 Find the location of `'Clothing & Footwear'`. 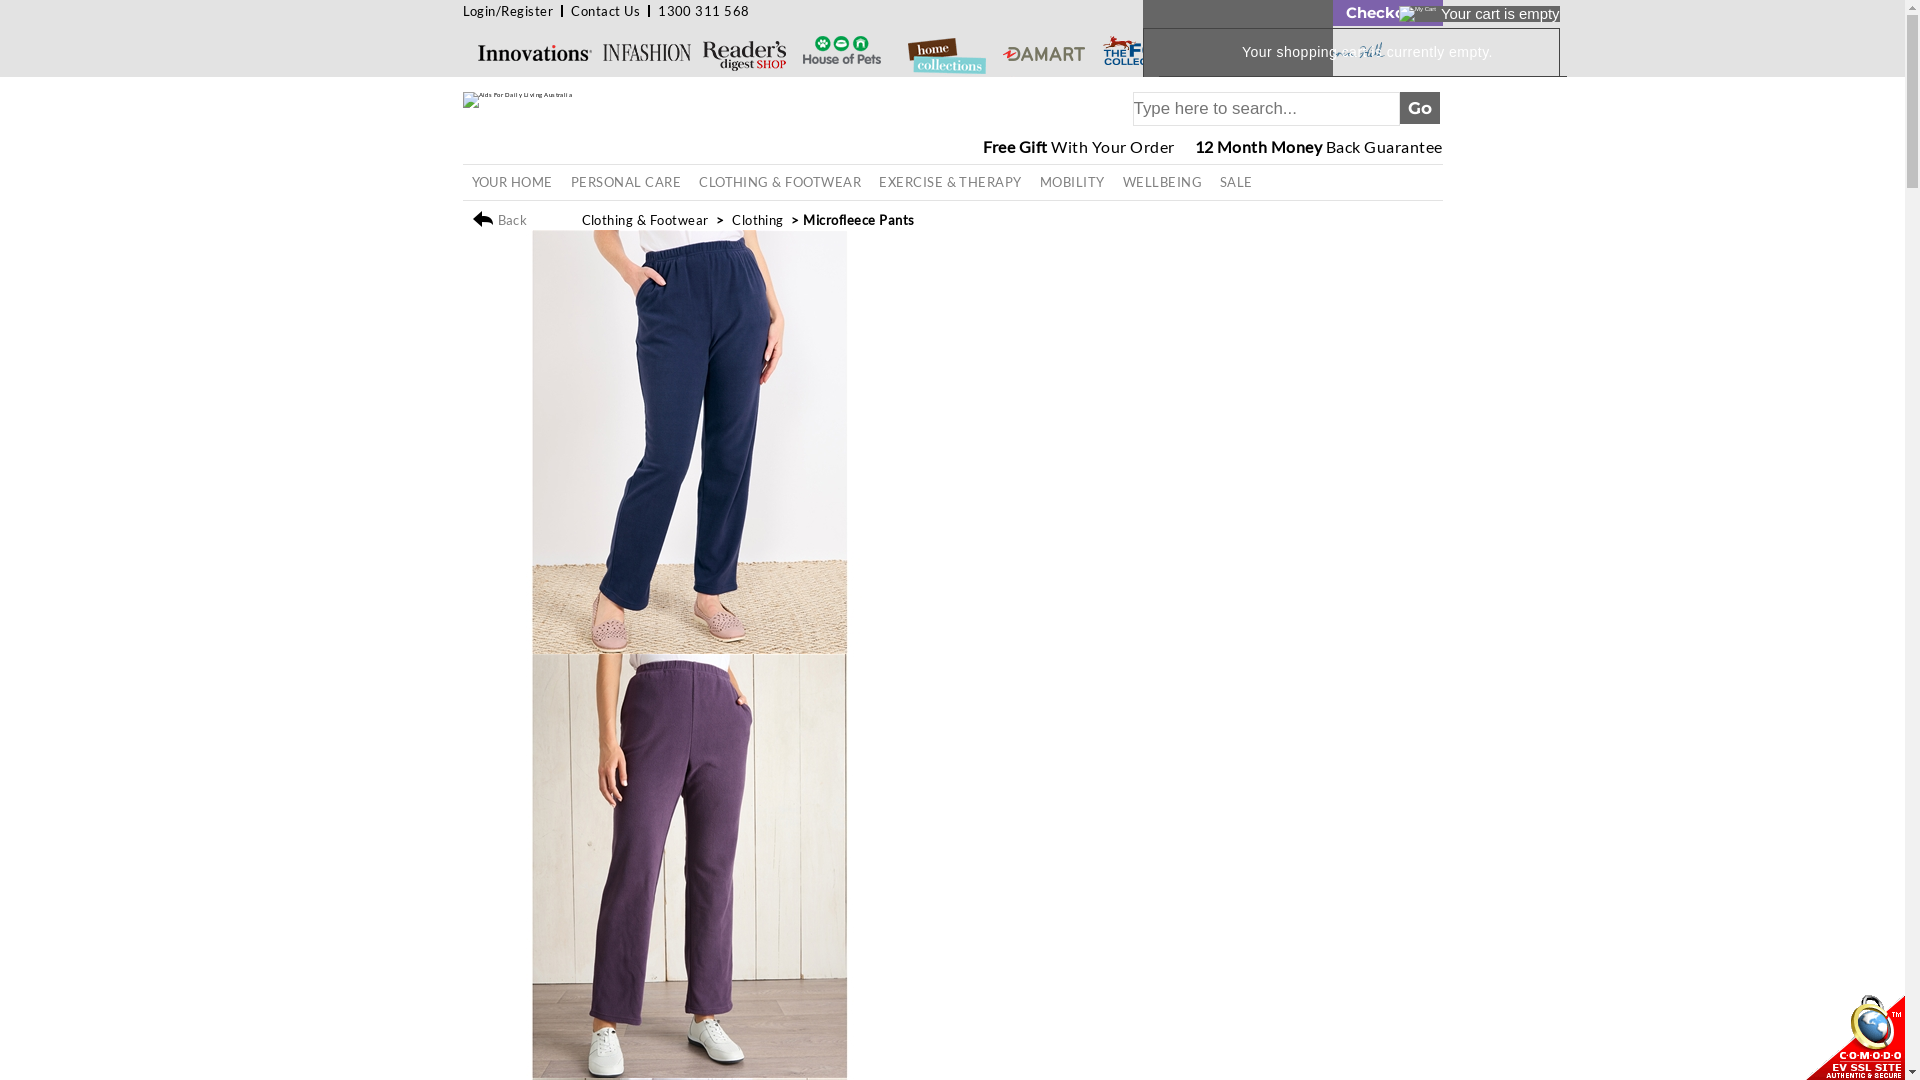

'Clothing & Footwear' is located at coordinates (645, 219).